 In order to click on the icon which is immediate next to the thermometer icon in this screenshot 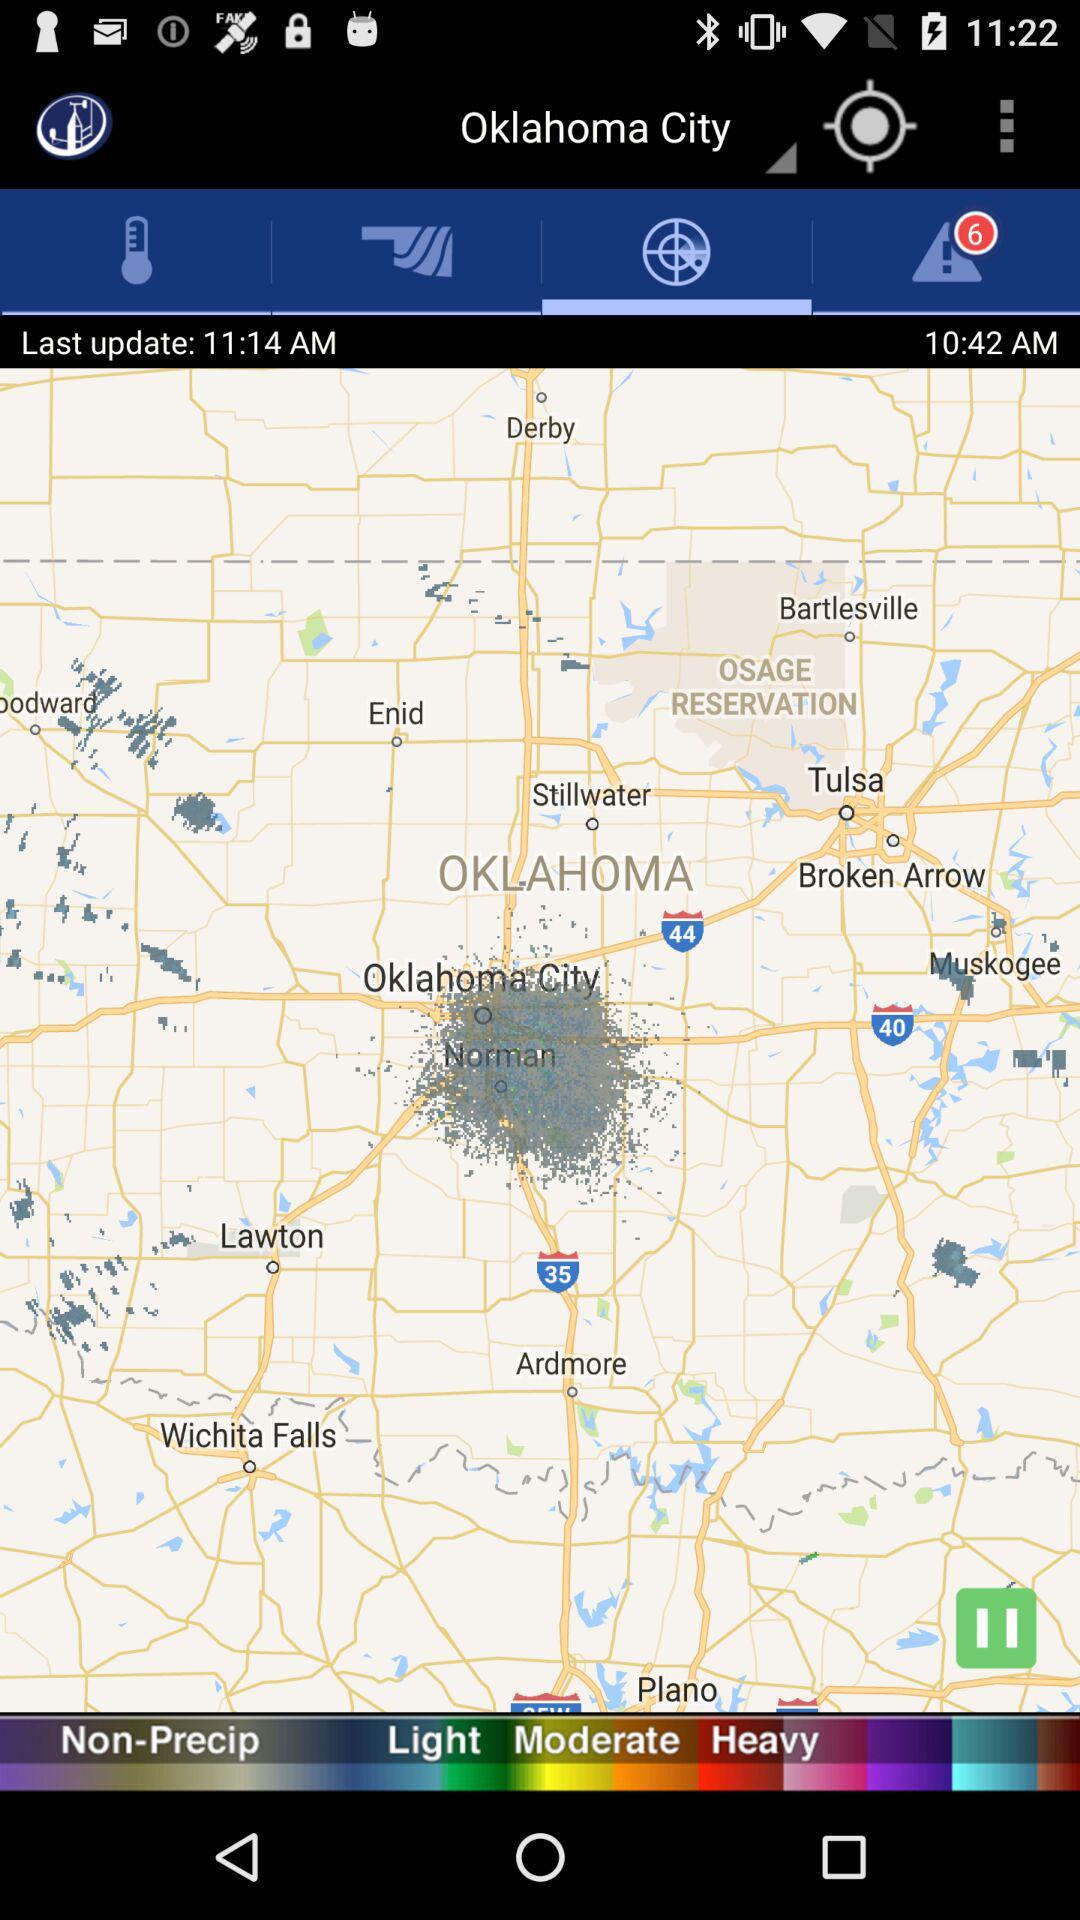, I will do `click(405, 251)`.